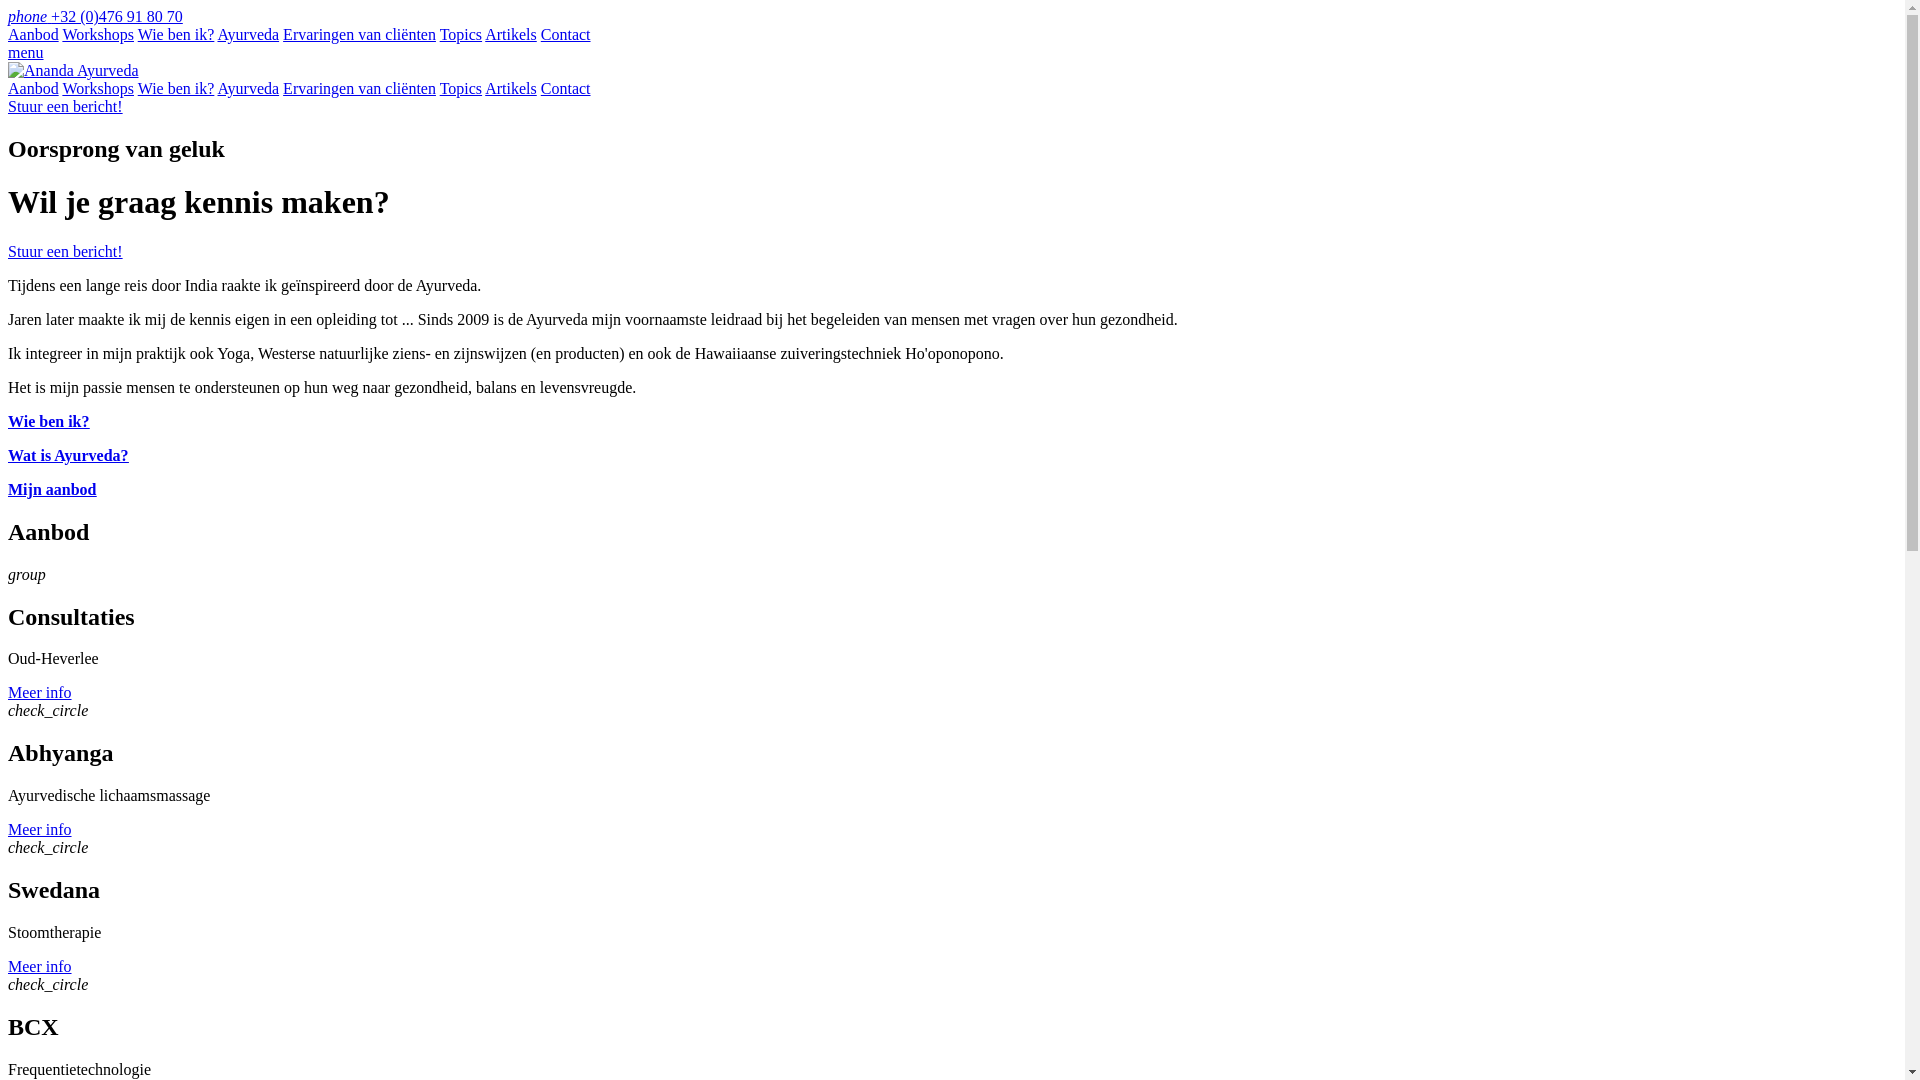 This screenshot has width=1920, height=1080. What do you see at coordinates (73, 69) in the screenshot?
I see `'Ananda Ayurveda'` at bounding box center [73, 69].